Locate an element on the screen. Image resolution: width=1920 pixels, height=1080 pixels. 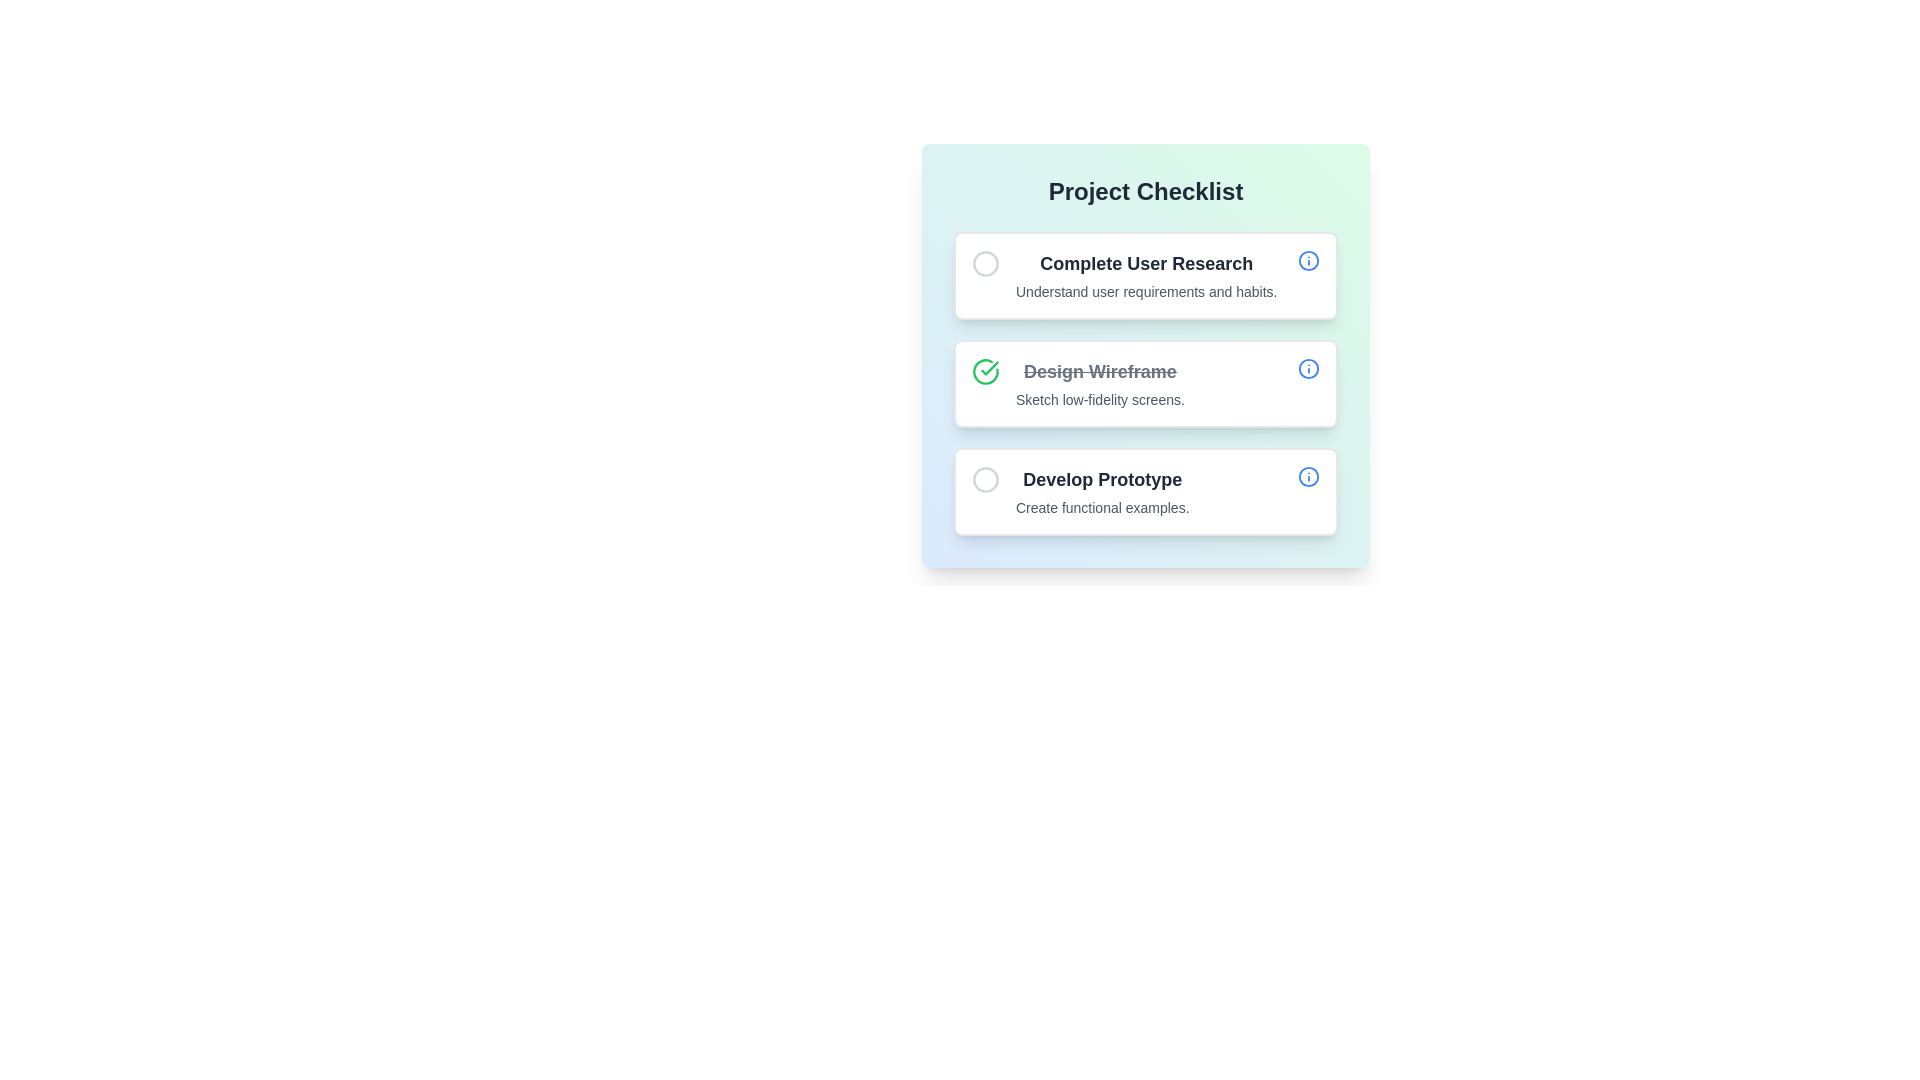
the crossed-out text label 'Design Wireframe' that indicates completion, positioned above the 'Sketch low-fidelity screens.' in the Project Checklist card is located at coordinates (1099, 371).